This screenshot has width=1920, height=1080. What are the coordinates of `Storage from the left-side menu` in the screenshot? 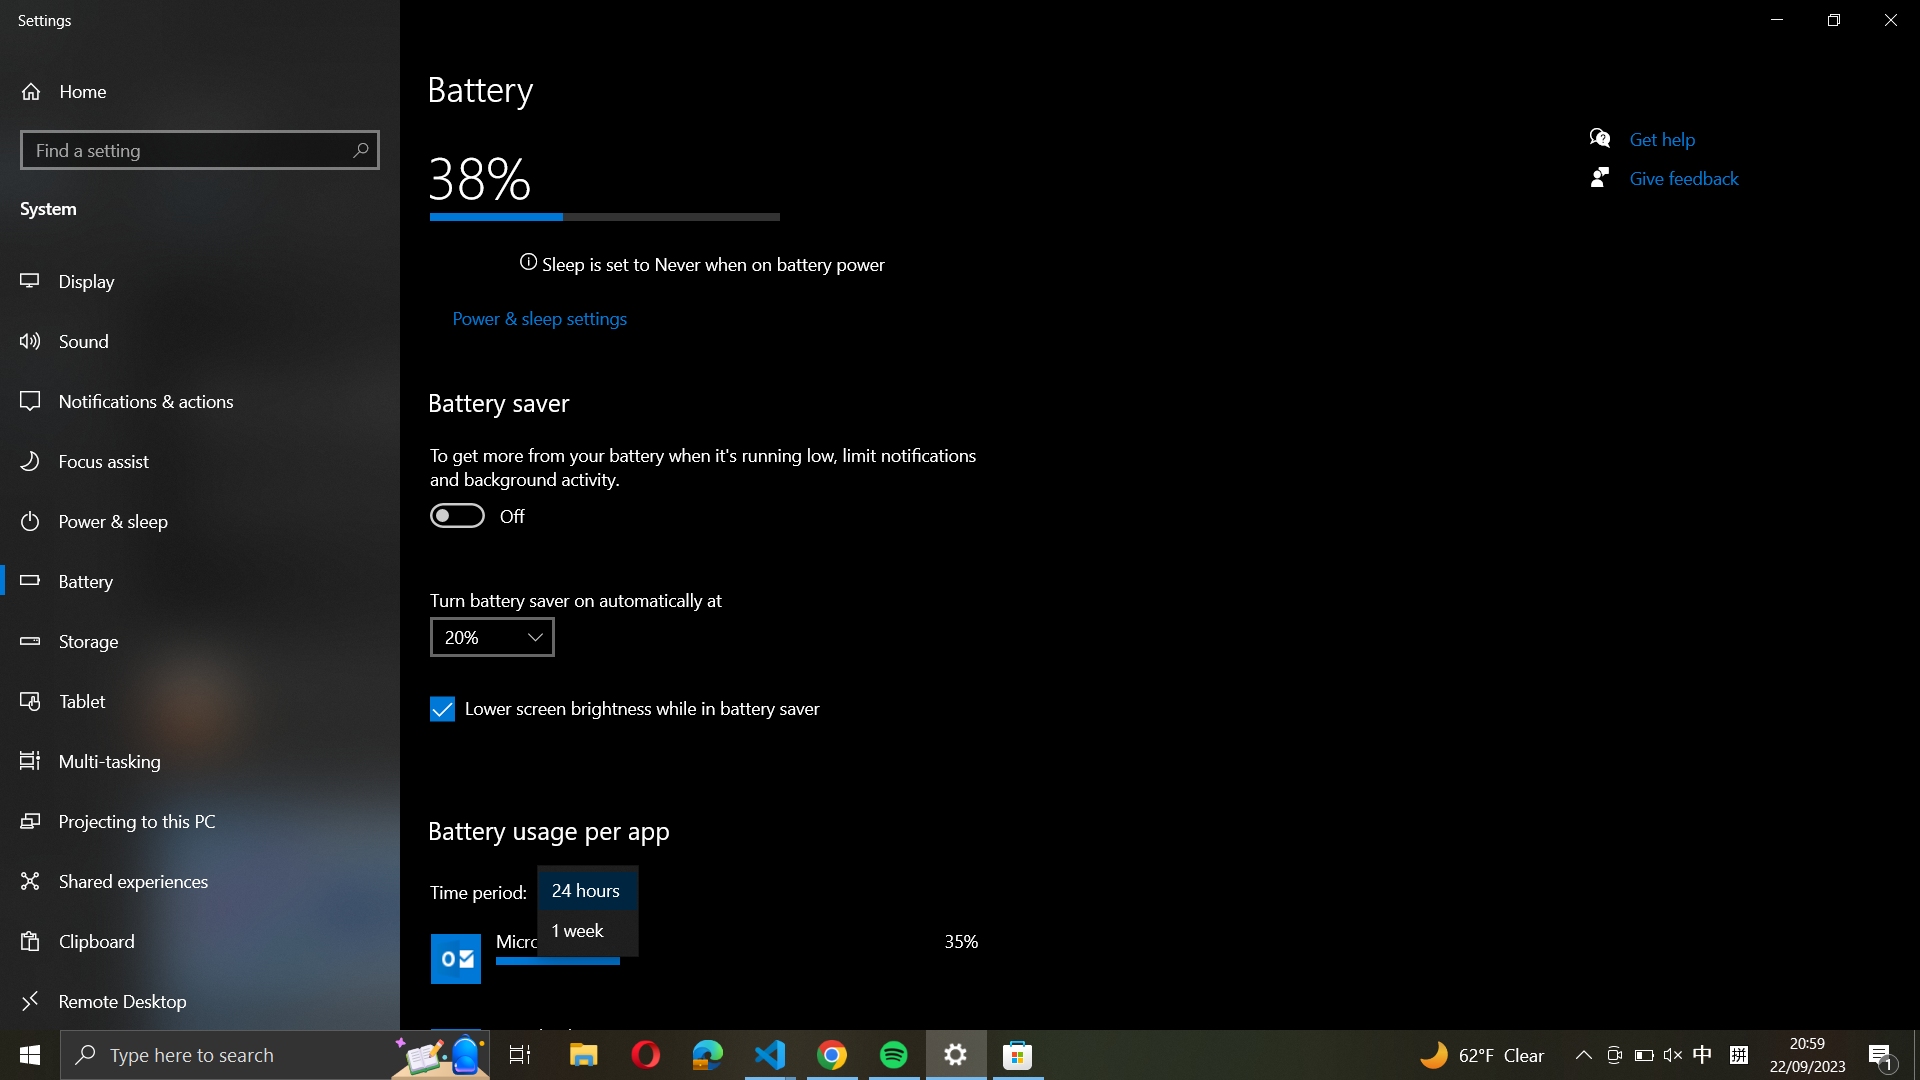 It's located at (202, 644).